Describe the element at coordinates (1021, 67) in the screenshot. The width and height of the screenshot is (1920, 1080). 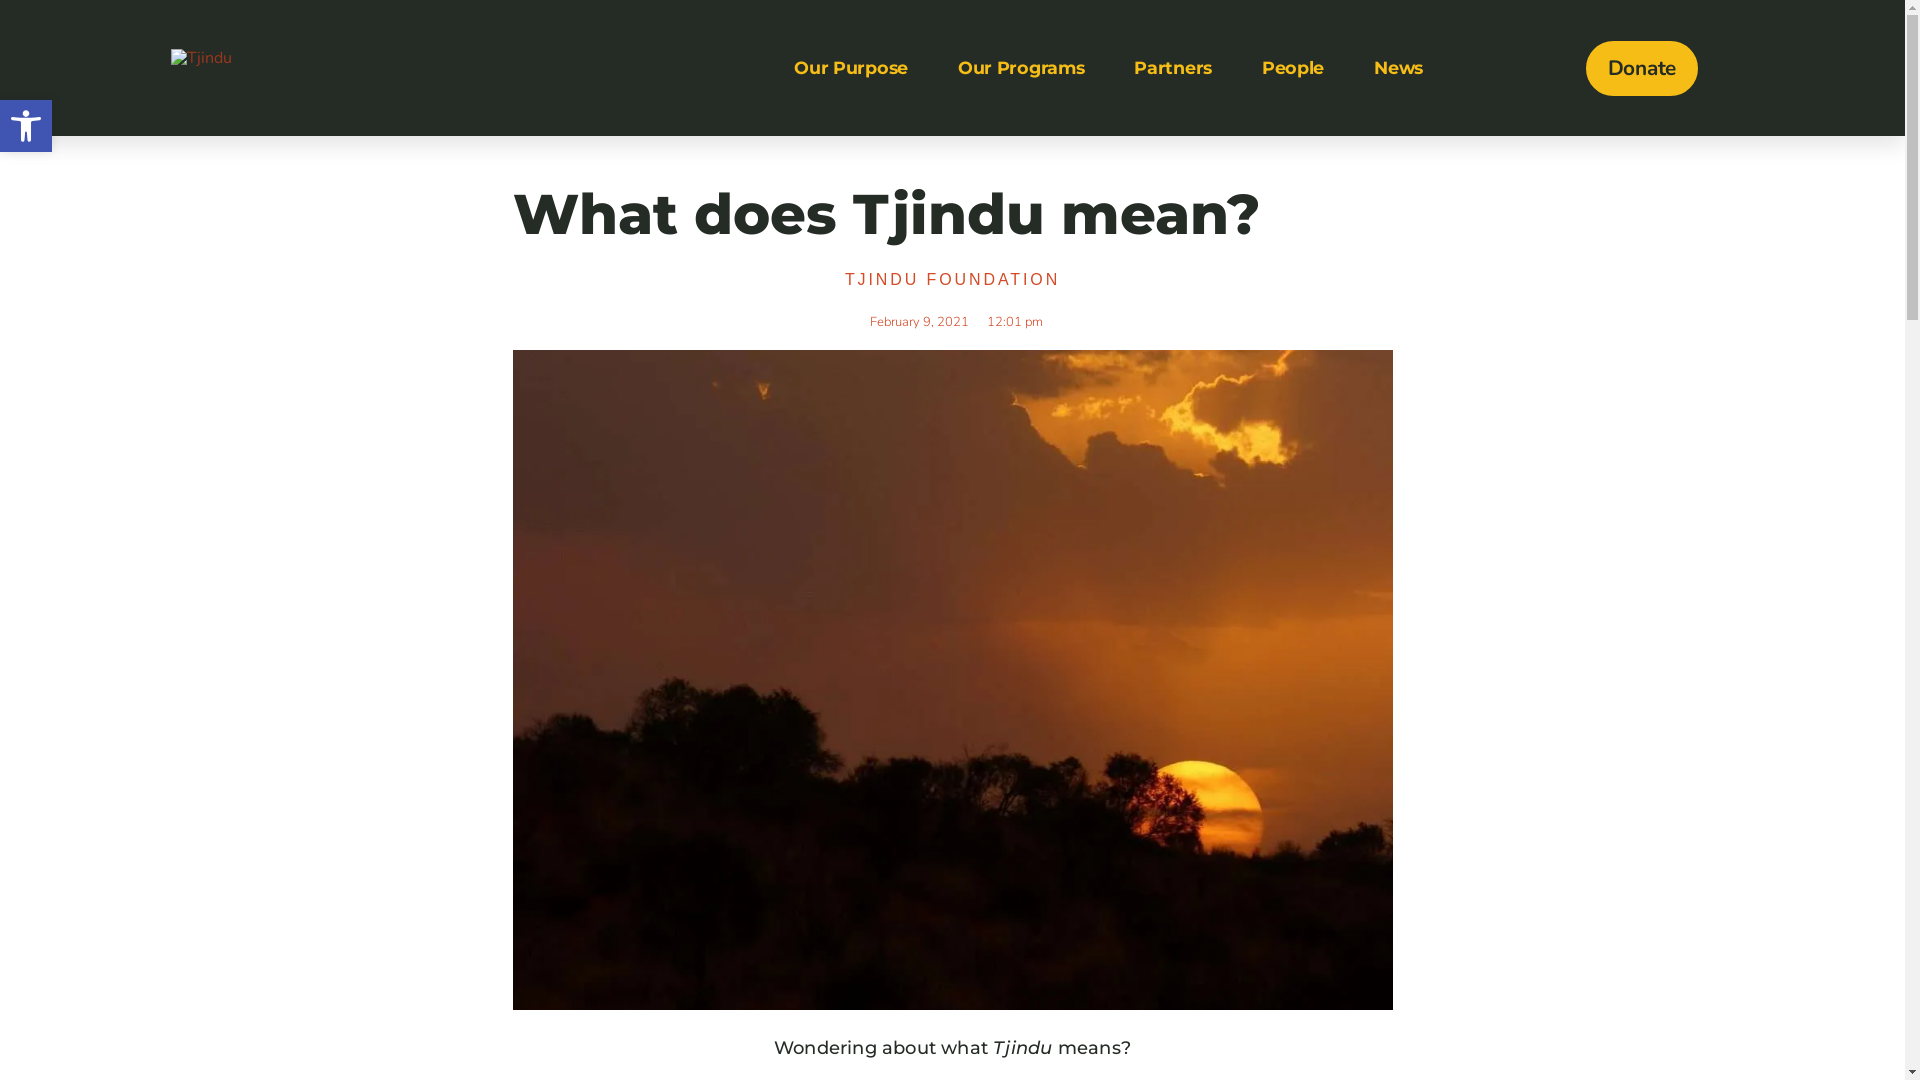
I see `'Our Programs'` at that location.